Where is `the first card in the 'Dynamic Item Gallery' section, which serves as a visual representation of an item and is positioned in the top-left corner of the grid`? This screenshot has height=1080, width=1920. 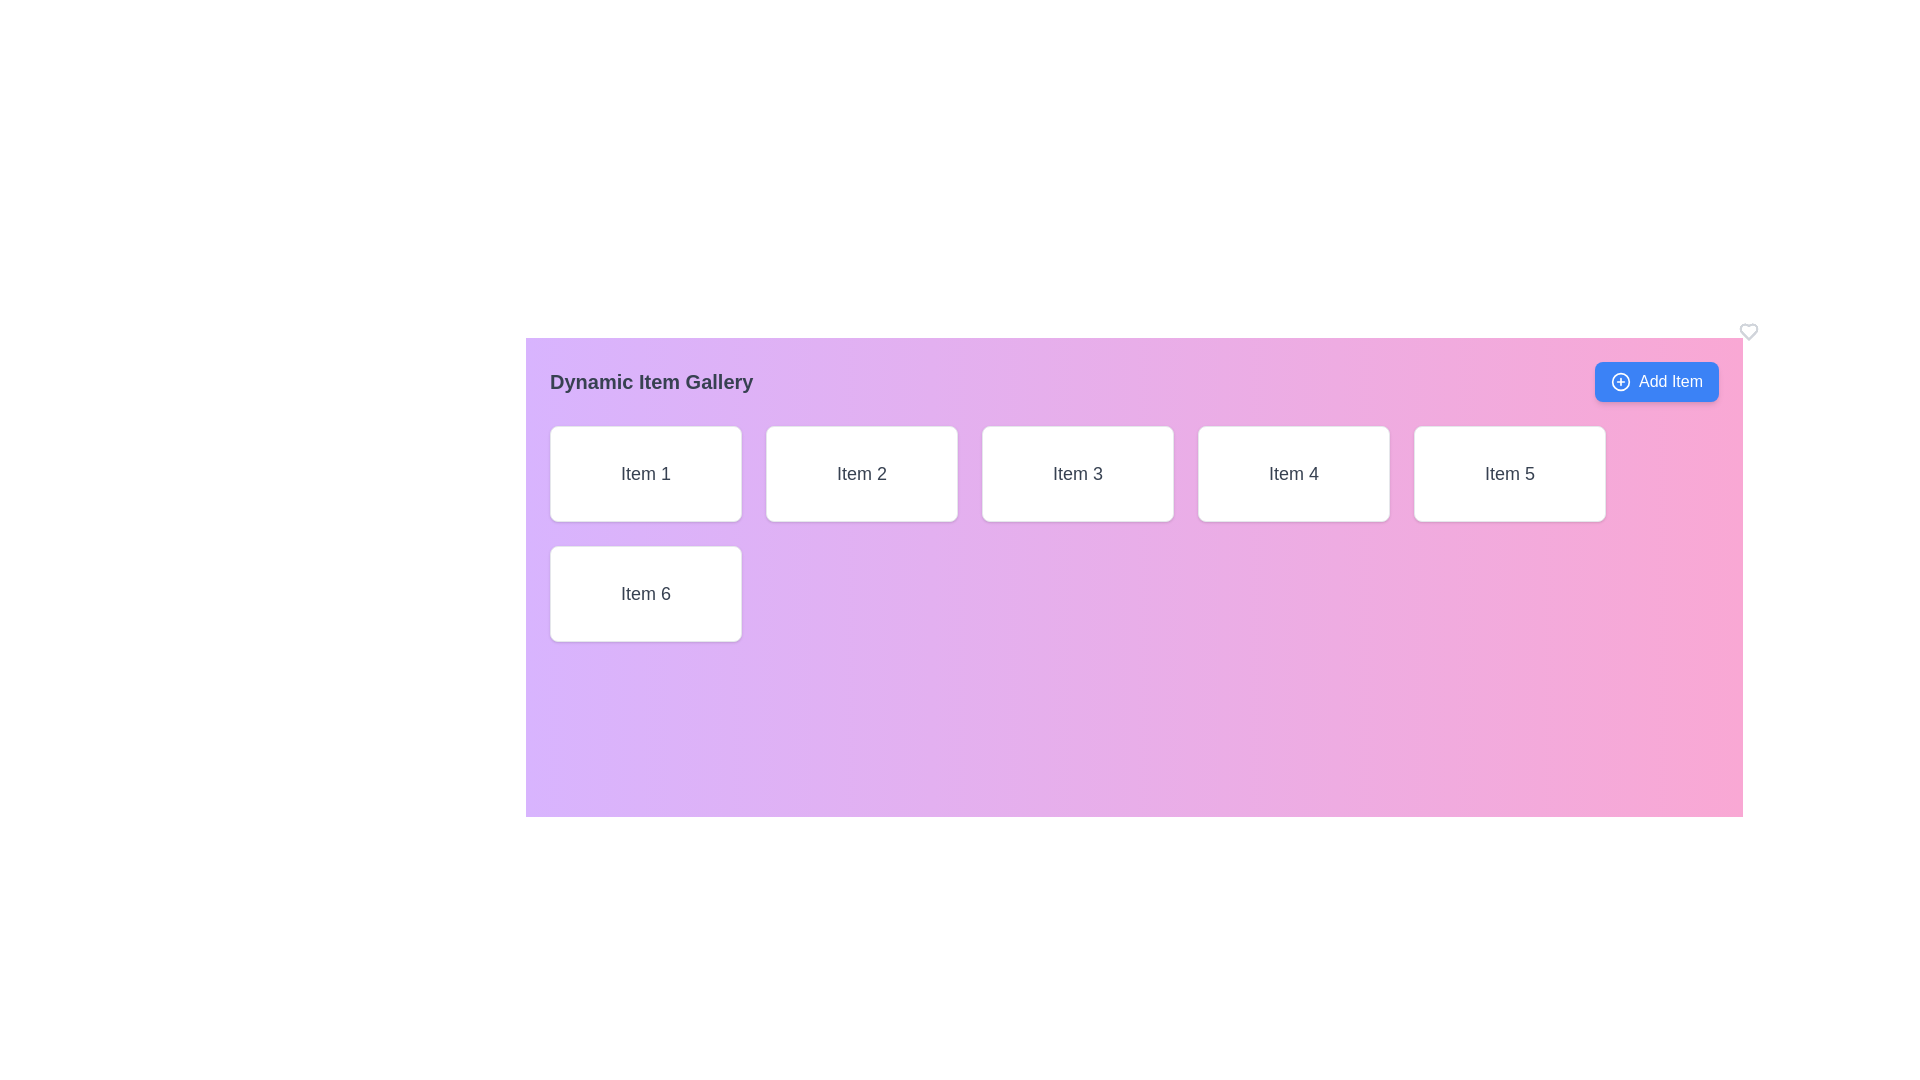 the first card in the 'Dynamic Item Gallery' section, which serves as a visual representation of an item and is positioned in the top-left corner of the grid is located at coordinates (646, 474).